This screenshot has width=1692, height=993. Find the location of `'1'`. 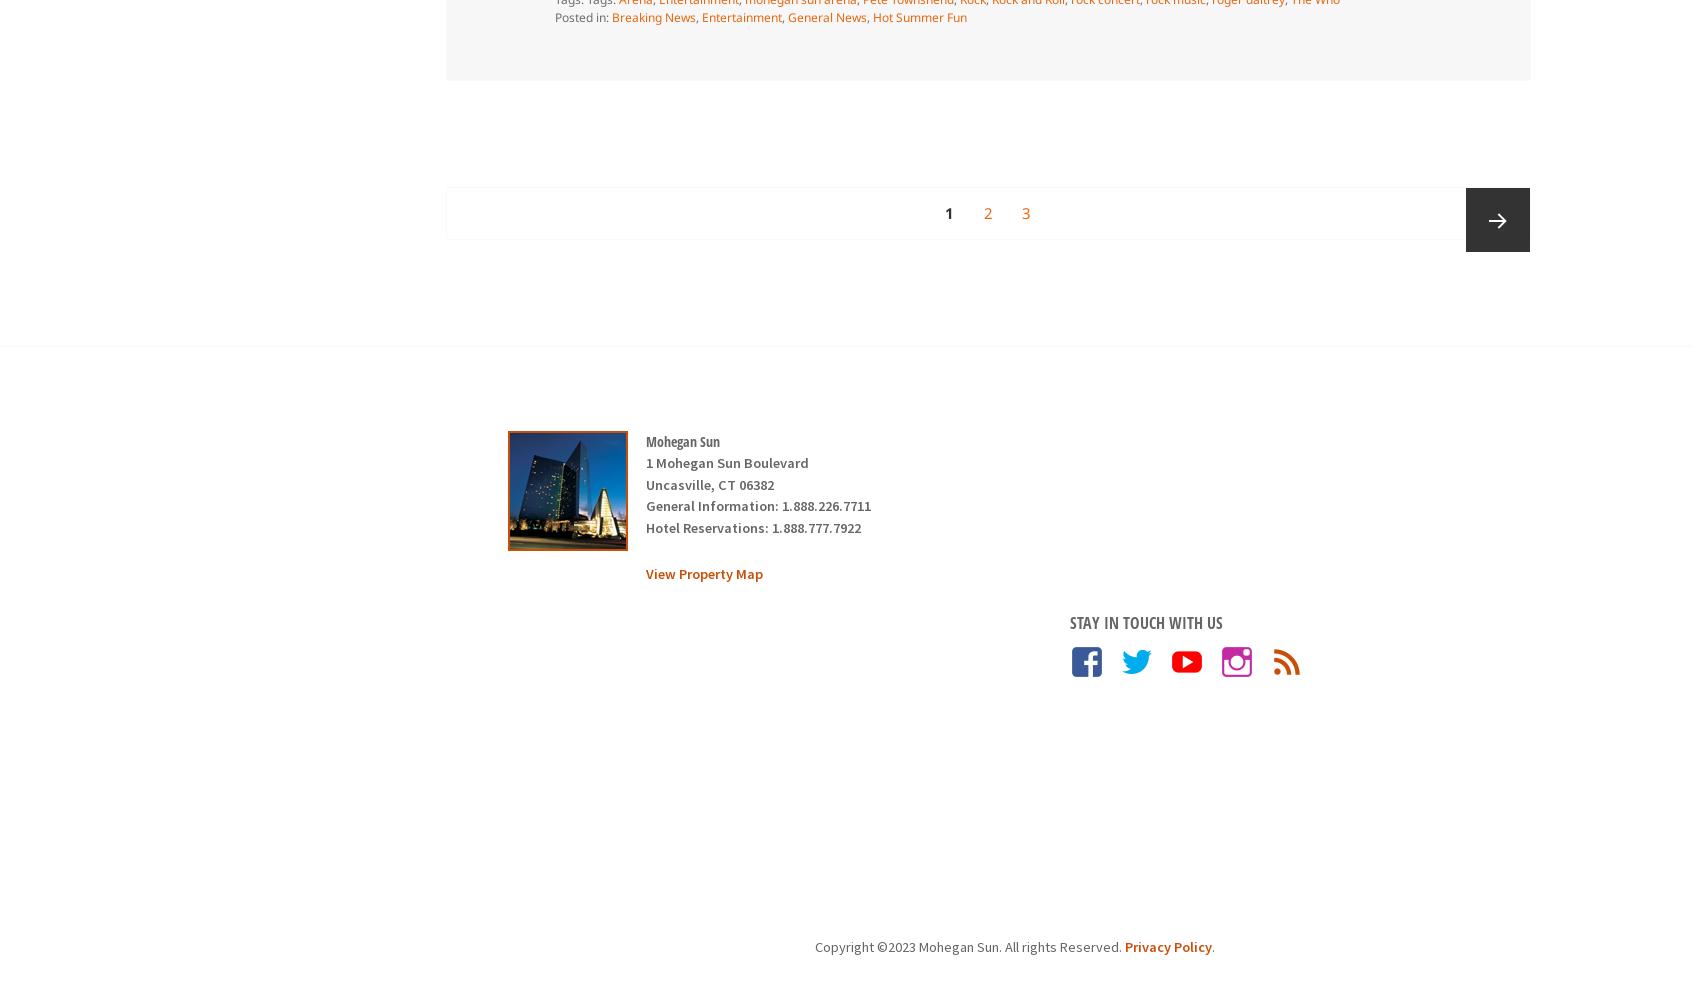

'1' is located at coordinates (949, 212).